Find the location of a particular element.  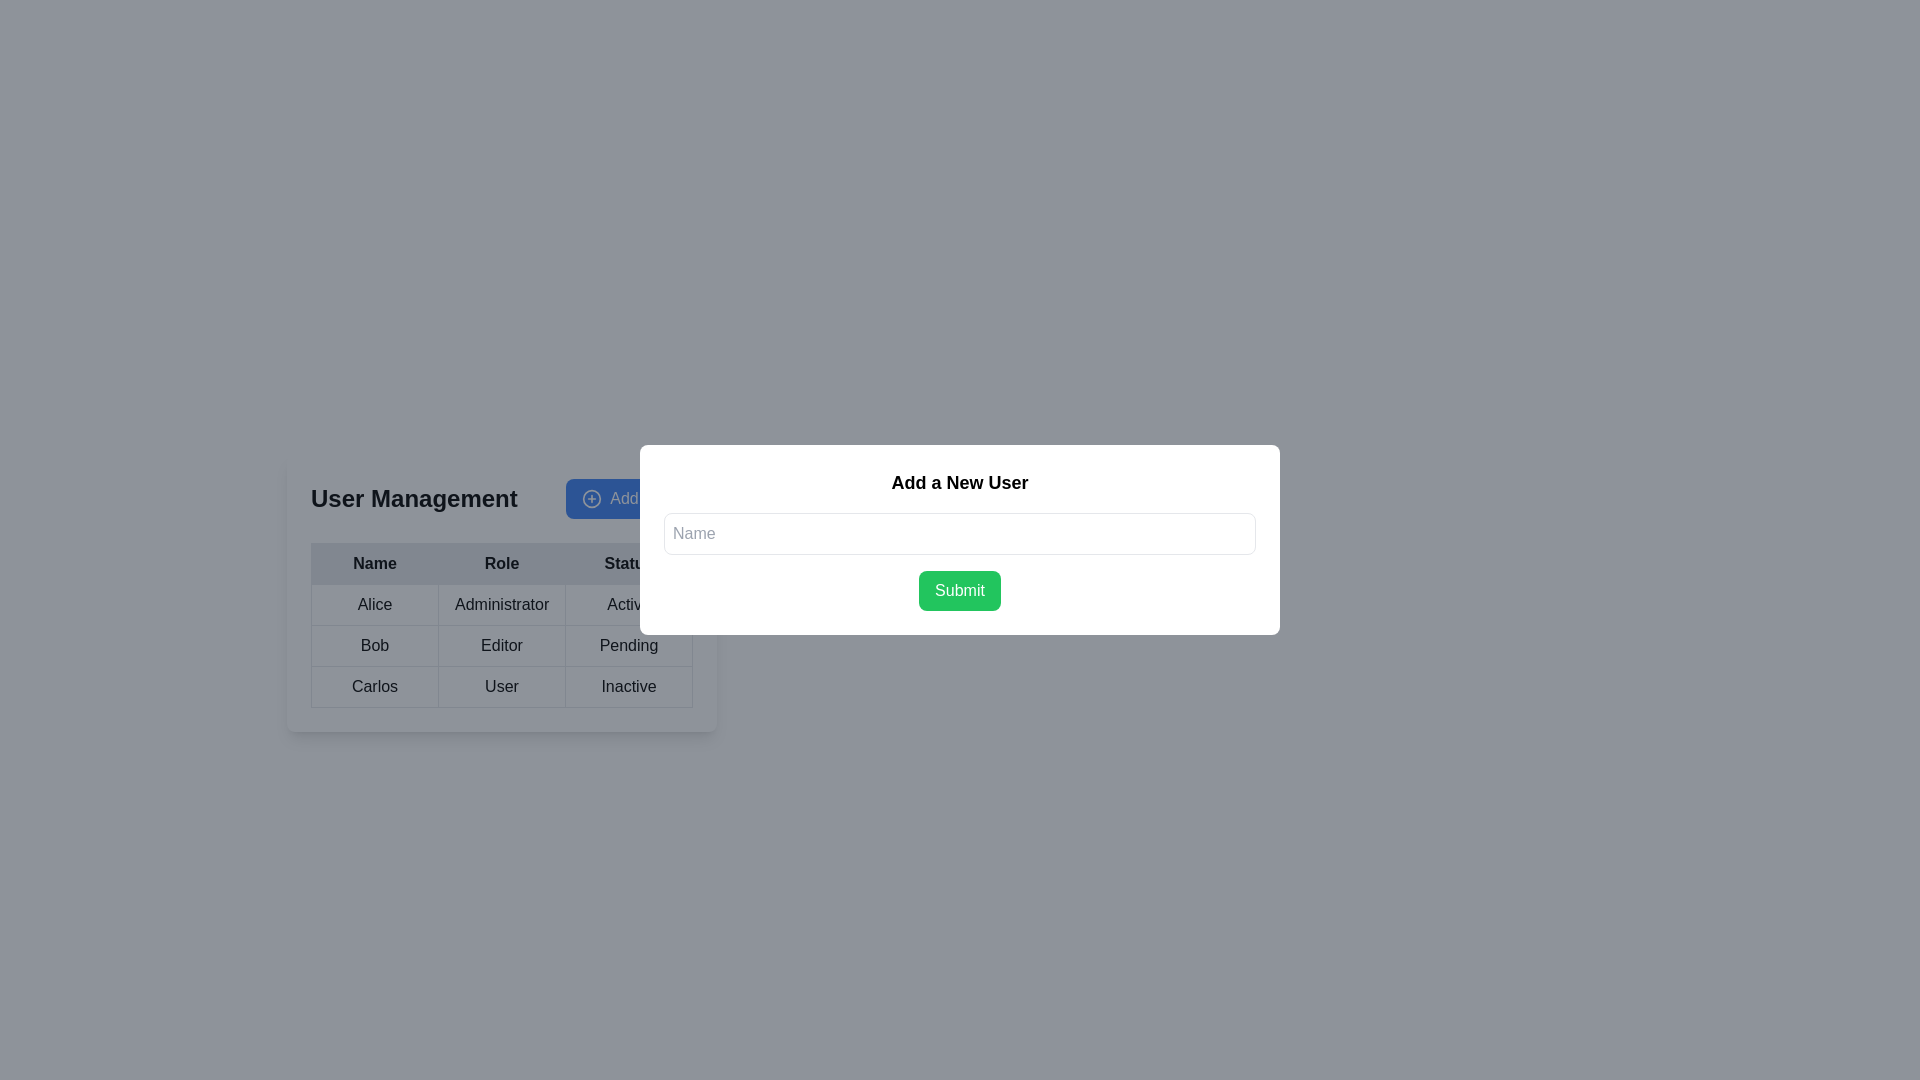

data from the table displaying user information, specifically the first row with 'Alice', 'Administrator', and 'Active' is located at coordinates (502, 623).